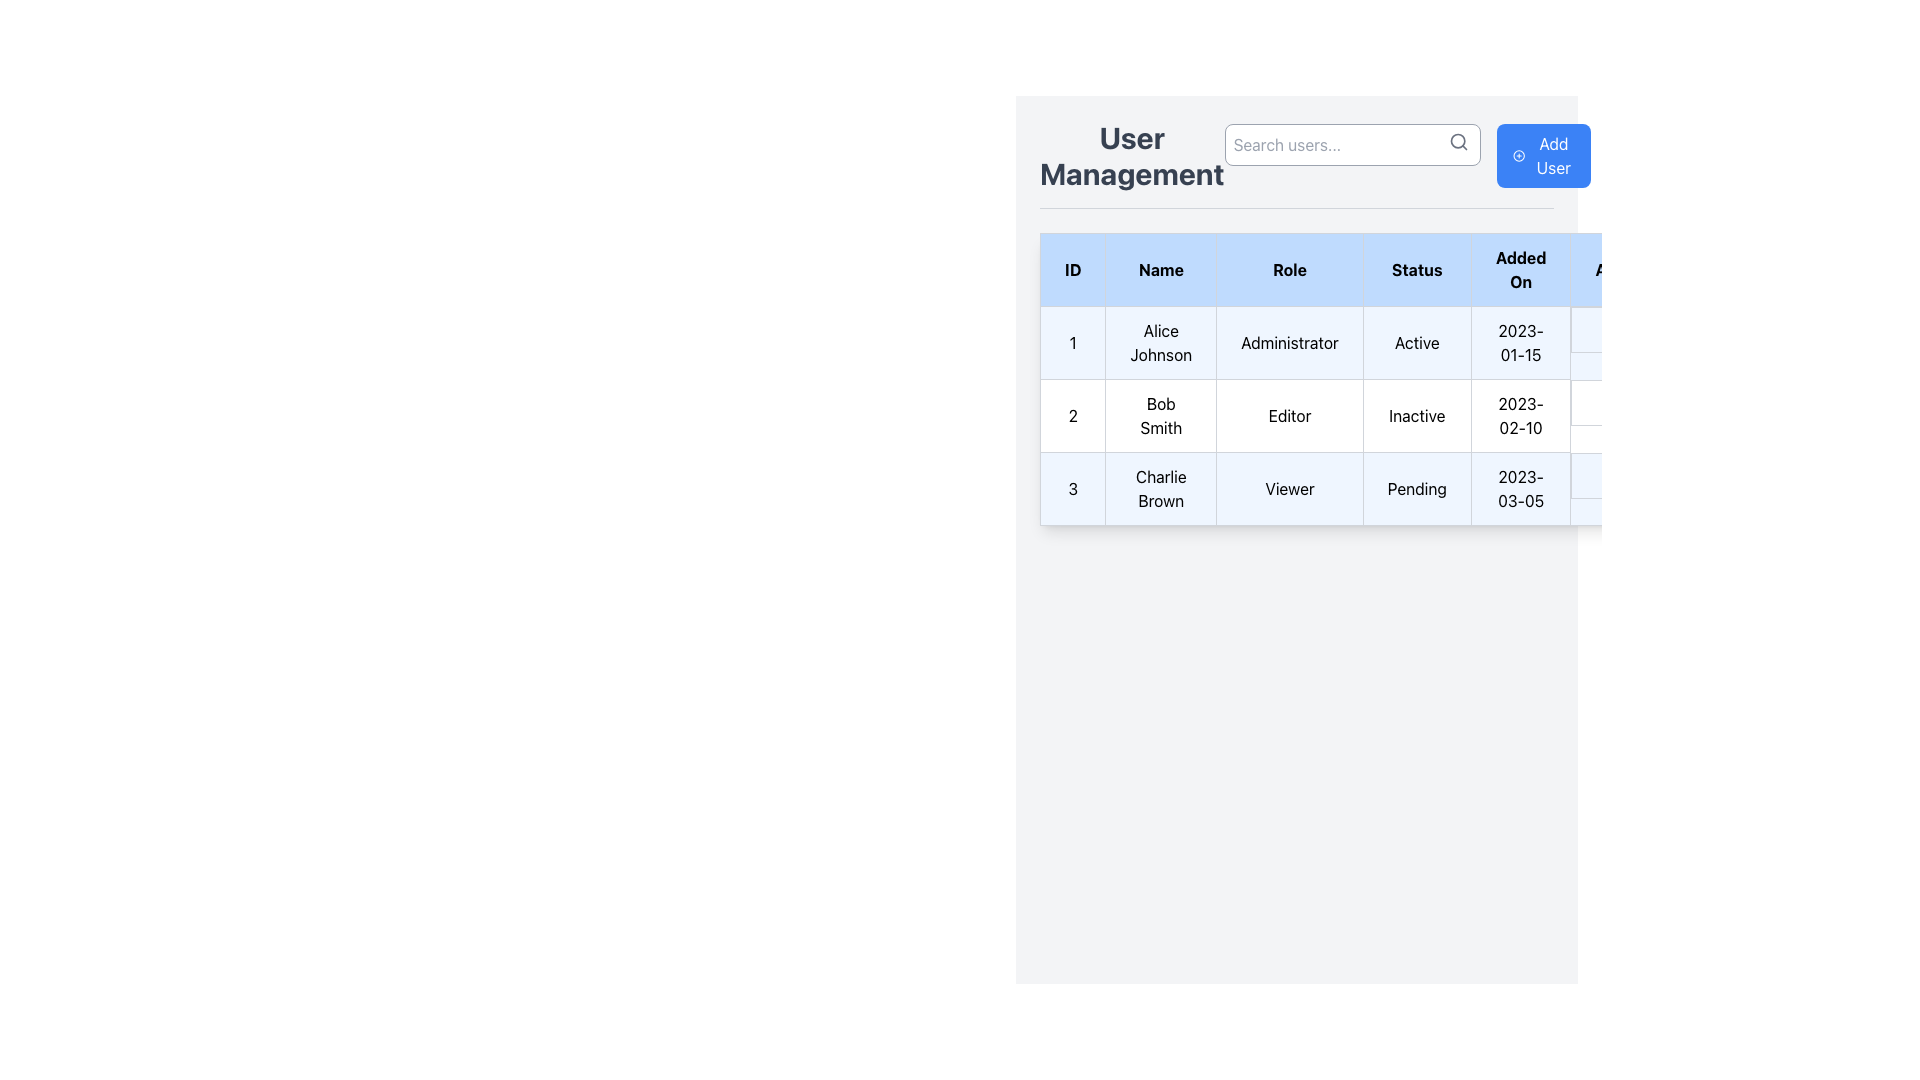 The width and height of the screenshot is (1920, 1080). I want to click on the 'Status' column header cell in the table, which is the fourth cell in the header row, positioned between the 'Role' and 'Added On' columns, so click(1416, 270).